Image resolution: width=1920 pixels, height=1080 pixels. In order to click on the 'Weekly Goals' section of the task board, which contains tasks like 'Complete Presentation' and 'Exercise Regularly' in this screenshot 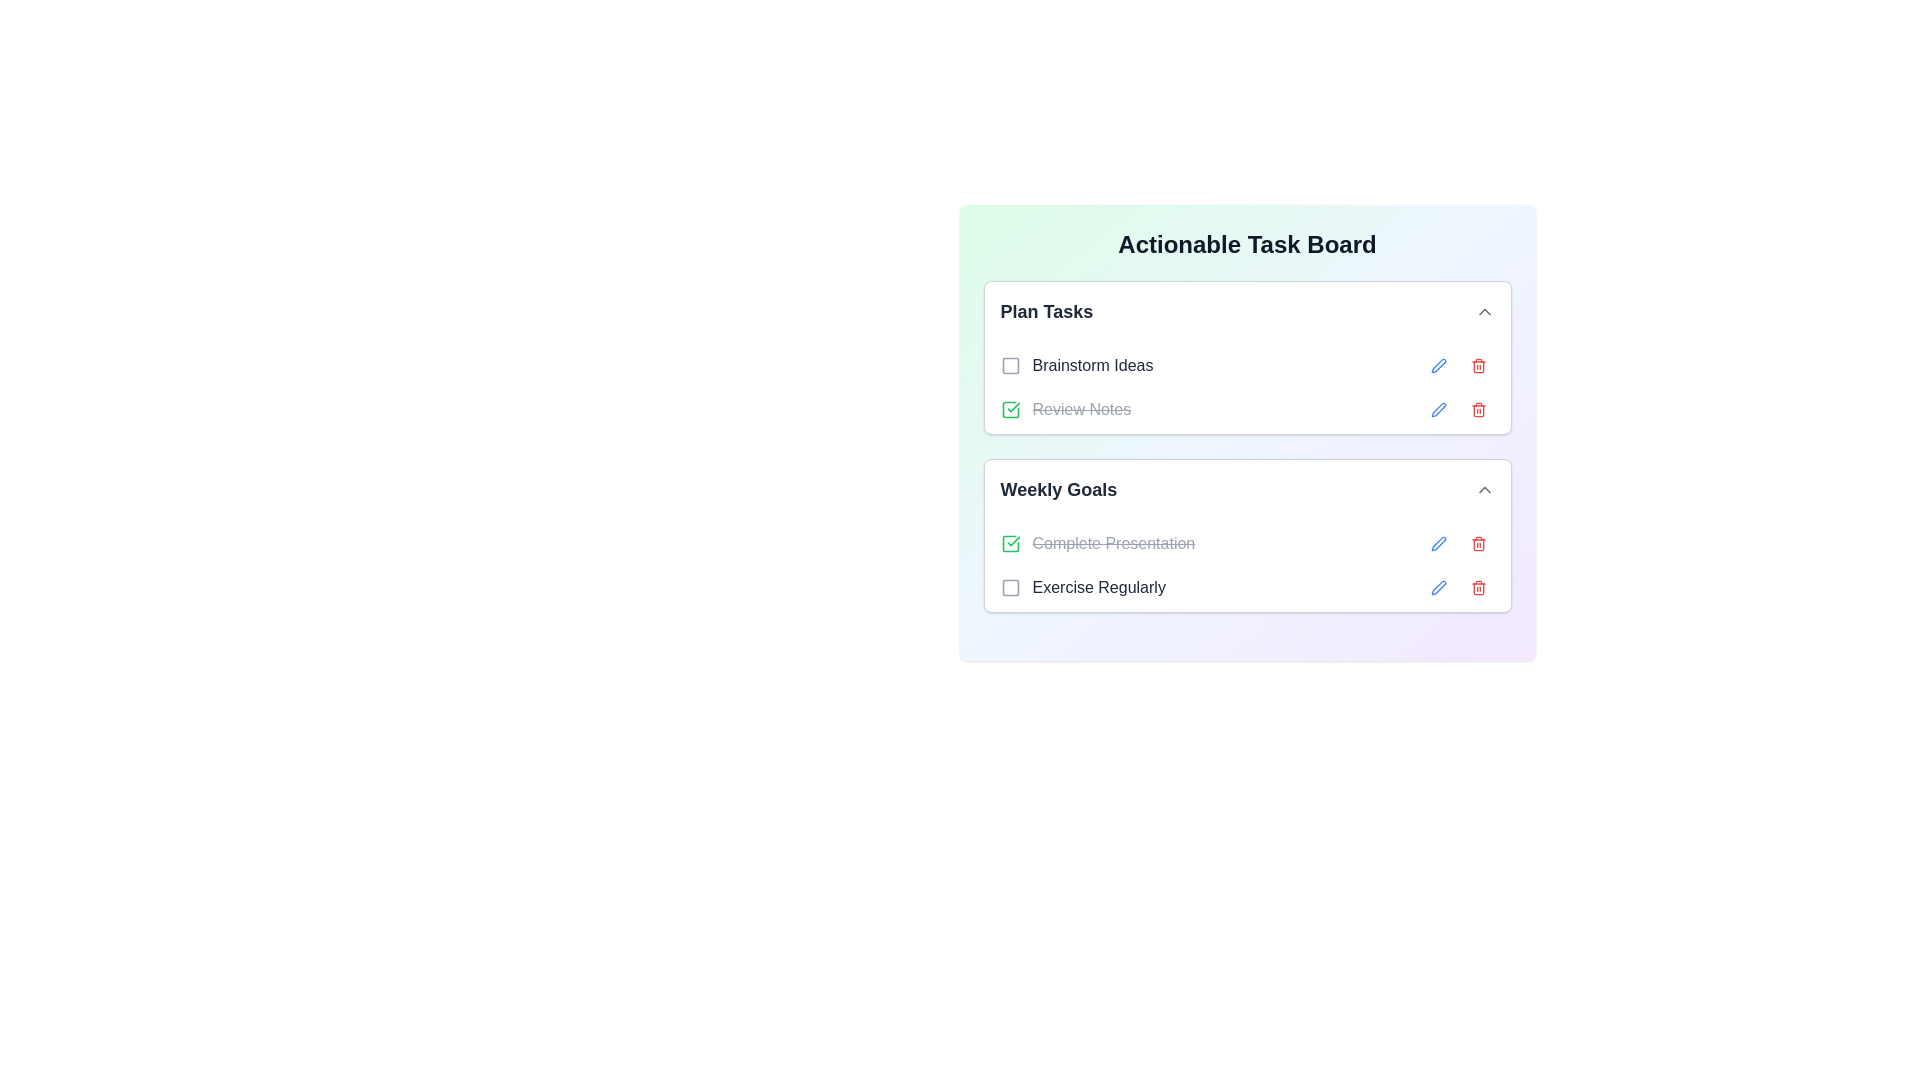, I will do `click(1246, 566)`.